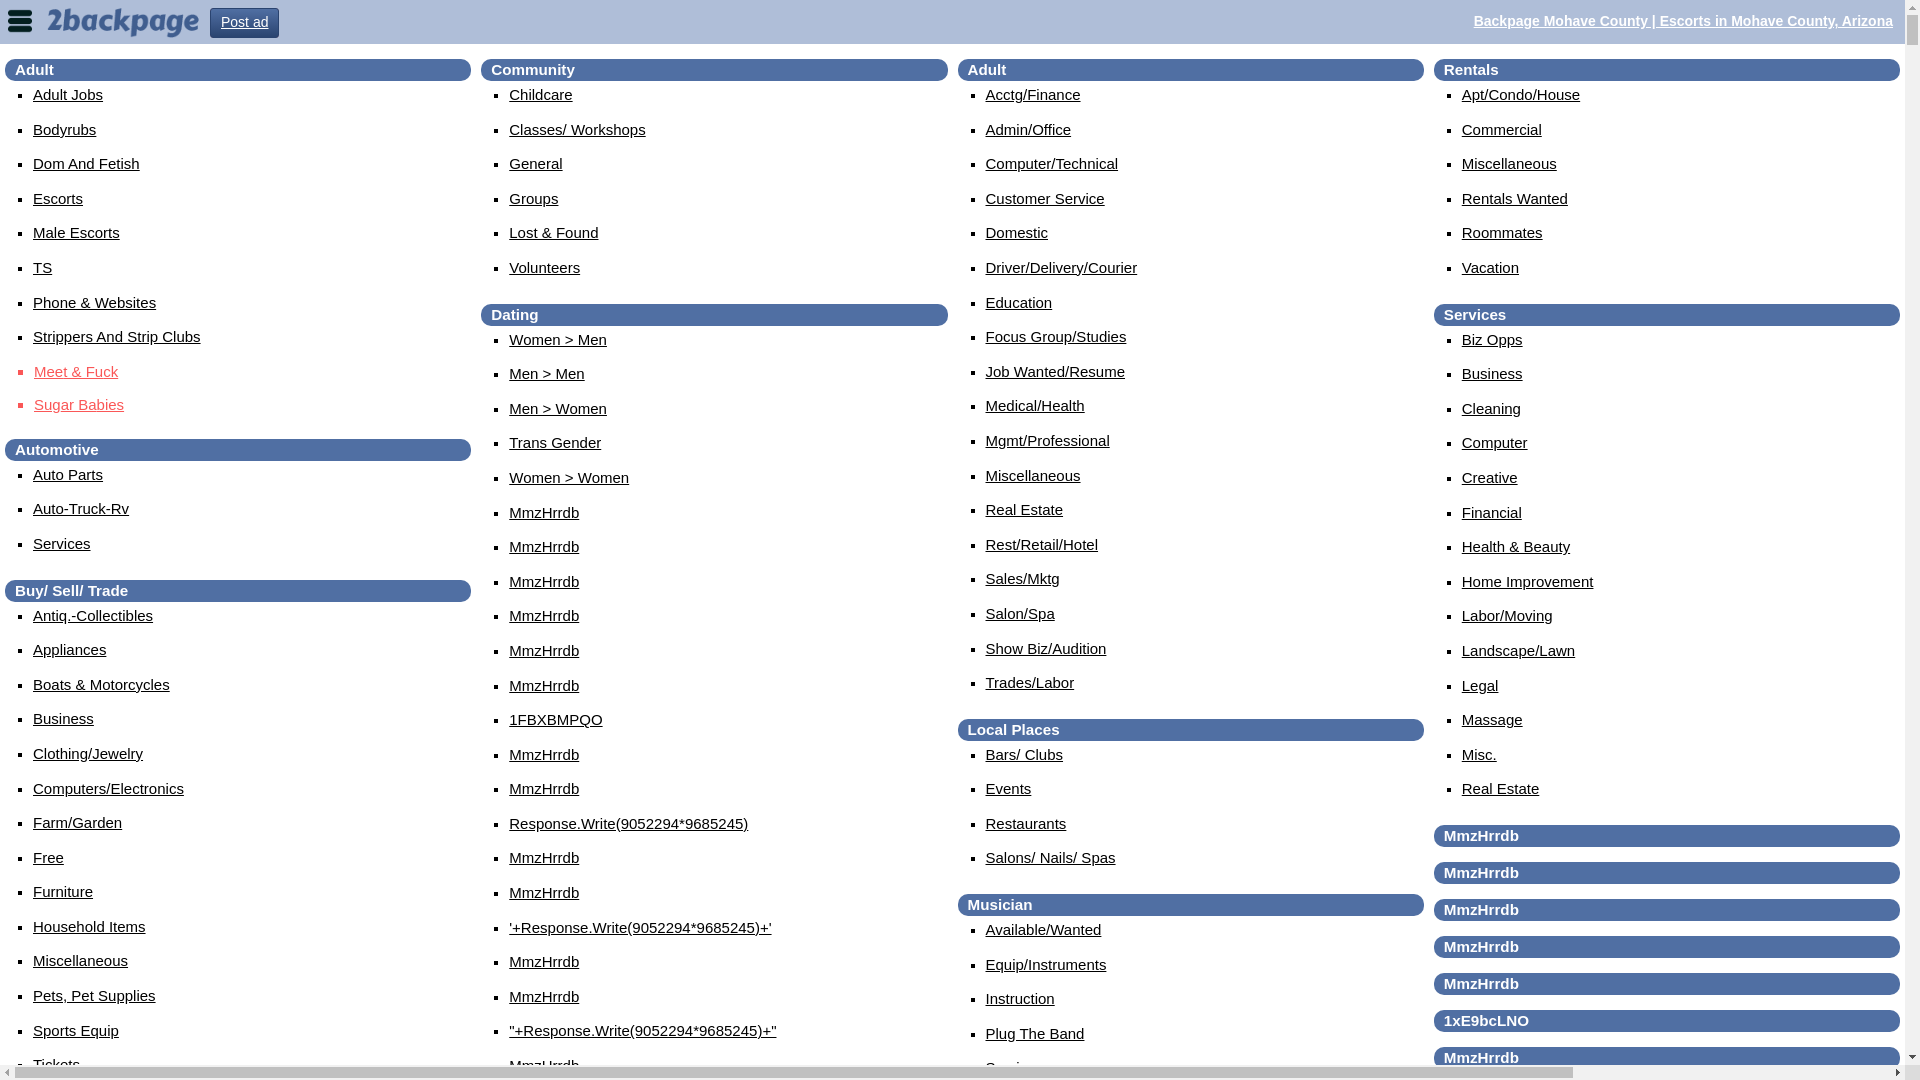  What do you see at coordinates (1051, 162) in the screenshot?
I see `'Computer/Technical'` at bounding box center [1051, 162].